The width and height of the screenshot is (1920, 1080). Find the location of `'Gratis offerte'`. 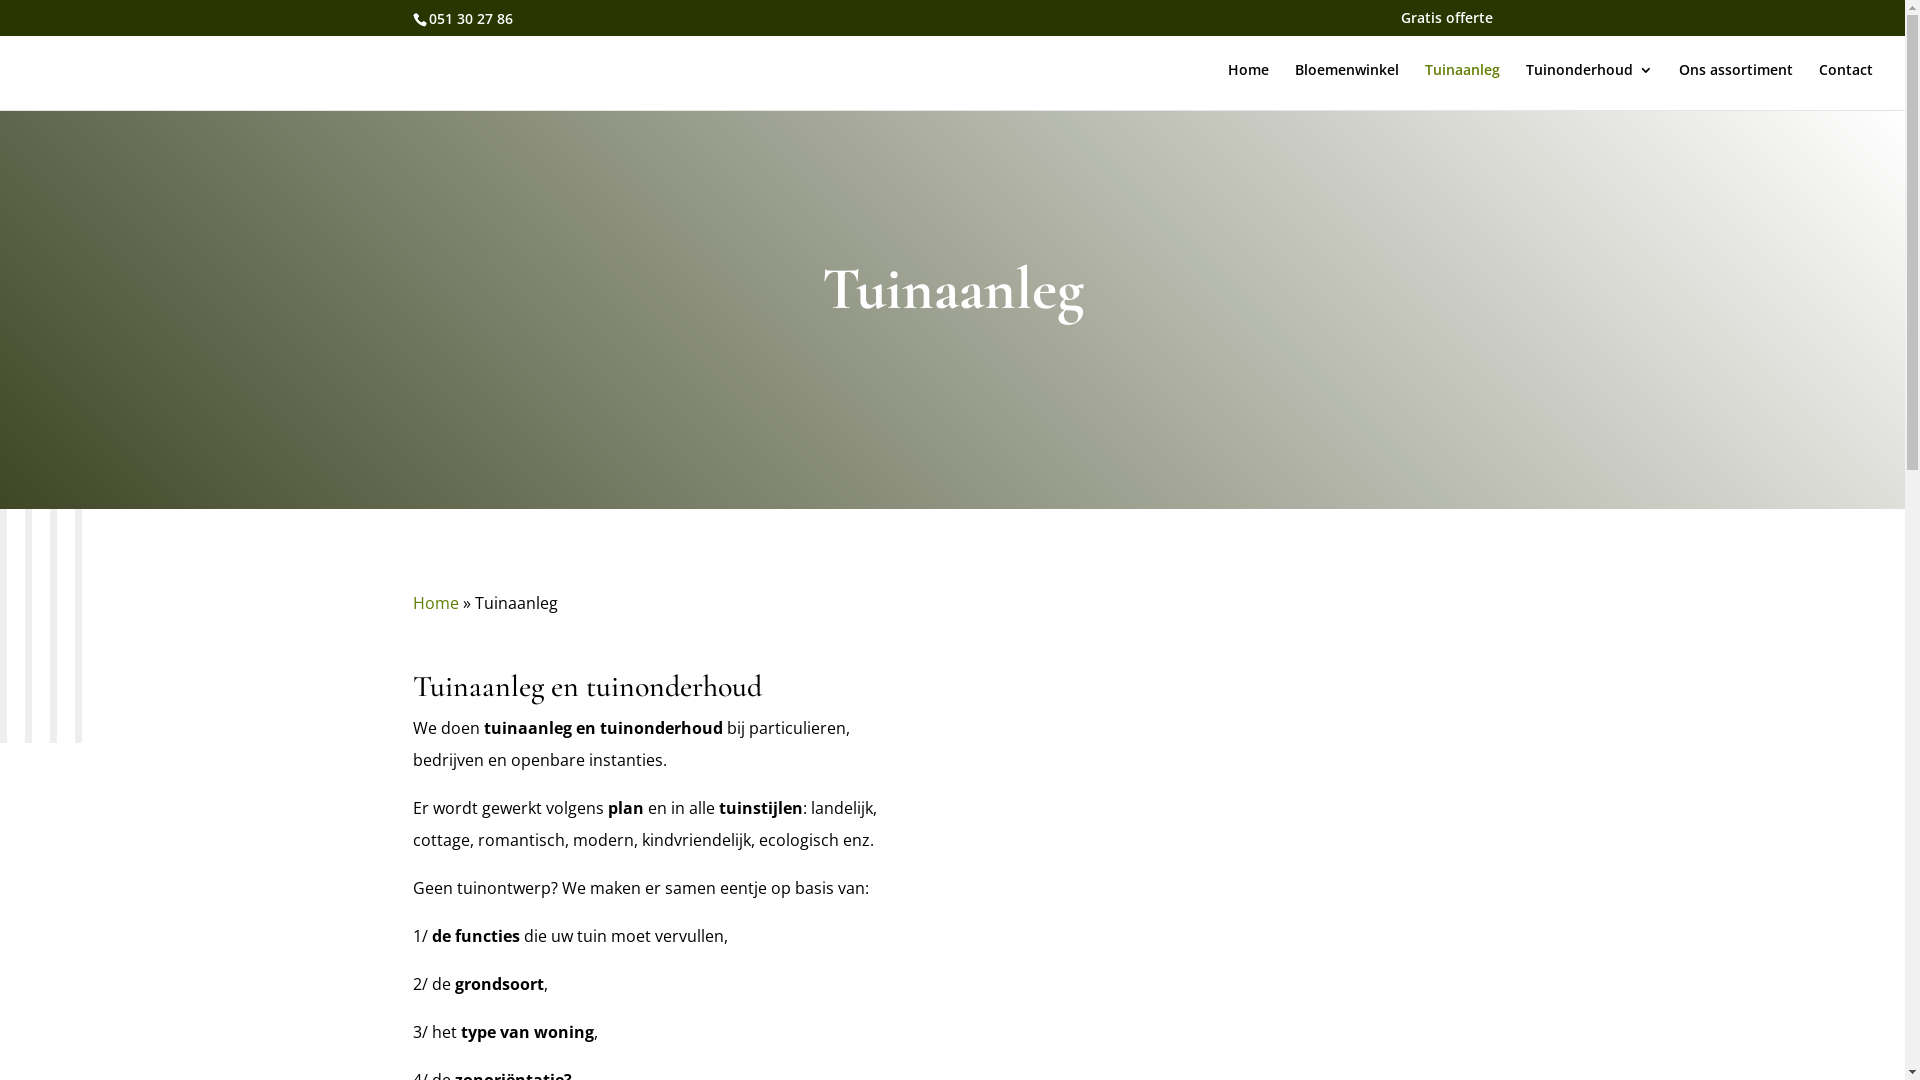

'Gratis offerte' is located at coordinates (1445, 22).